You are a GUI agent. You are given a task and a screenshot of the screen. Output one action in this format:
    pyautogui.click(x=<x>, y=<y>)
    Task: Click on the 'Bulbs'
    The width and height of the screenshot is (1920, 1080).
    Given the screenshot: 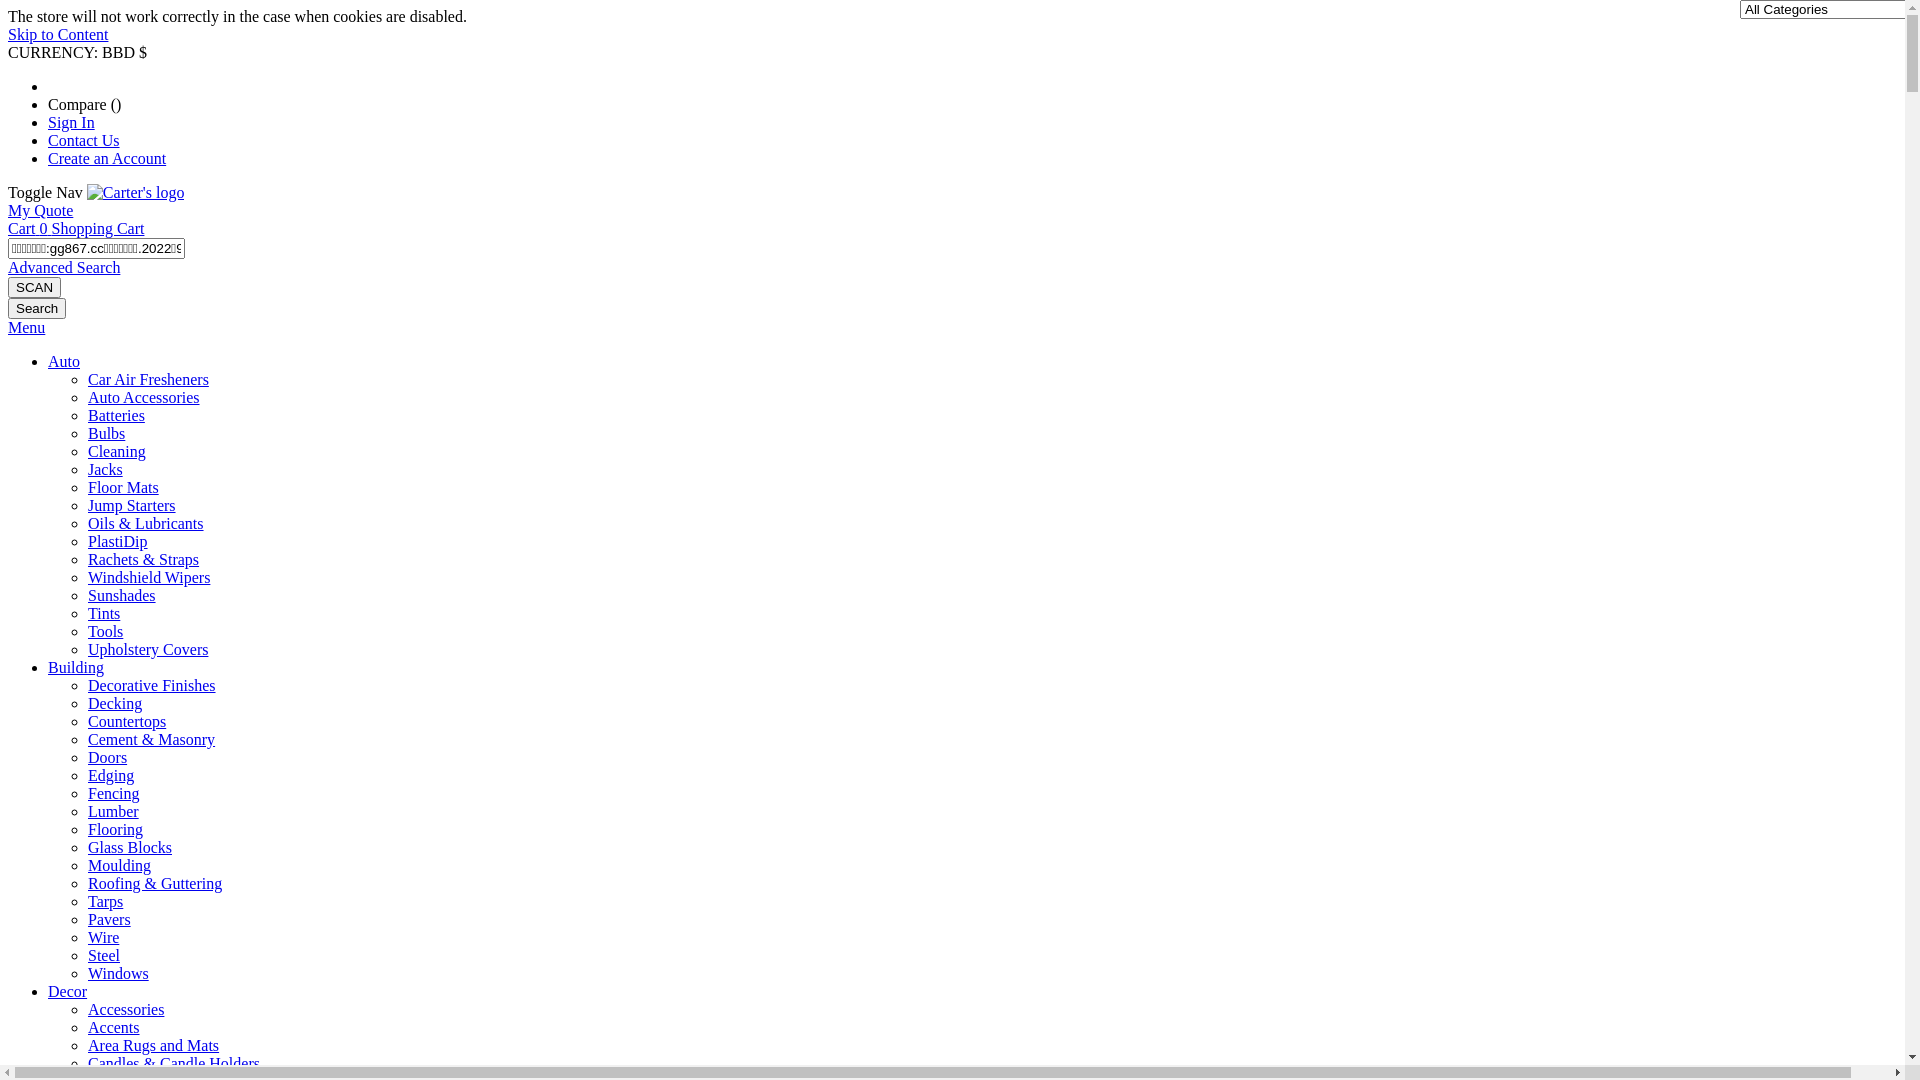 What is the action you would take?
    pyautogui.click(x=105, y=432)
    